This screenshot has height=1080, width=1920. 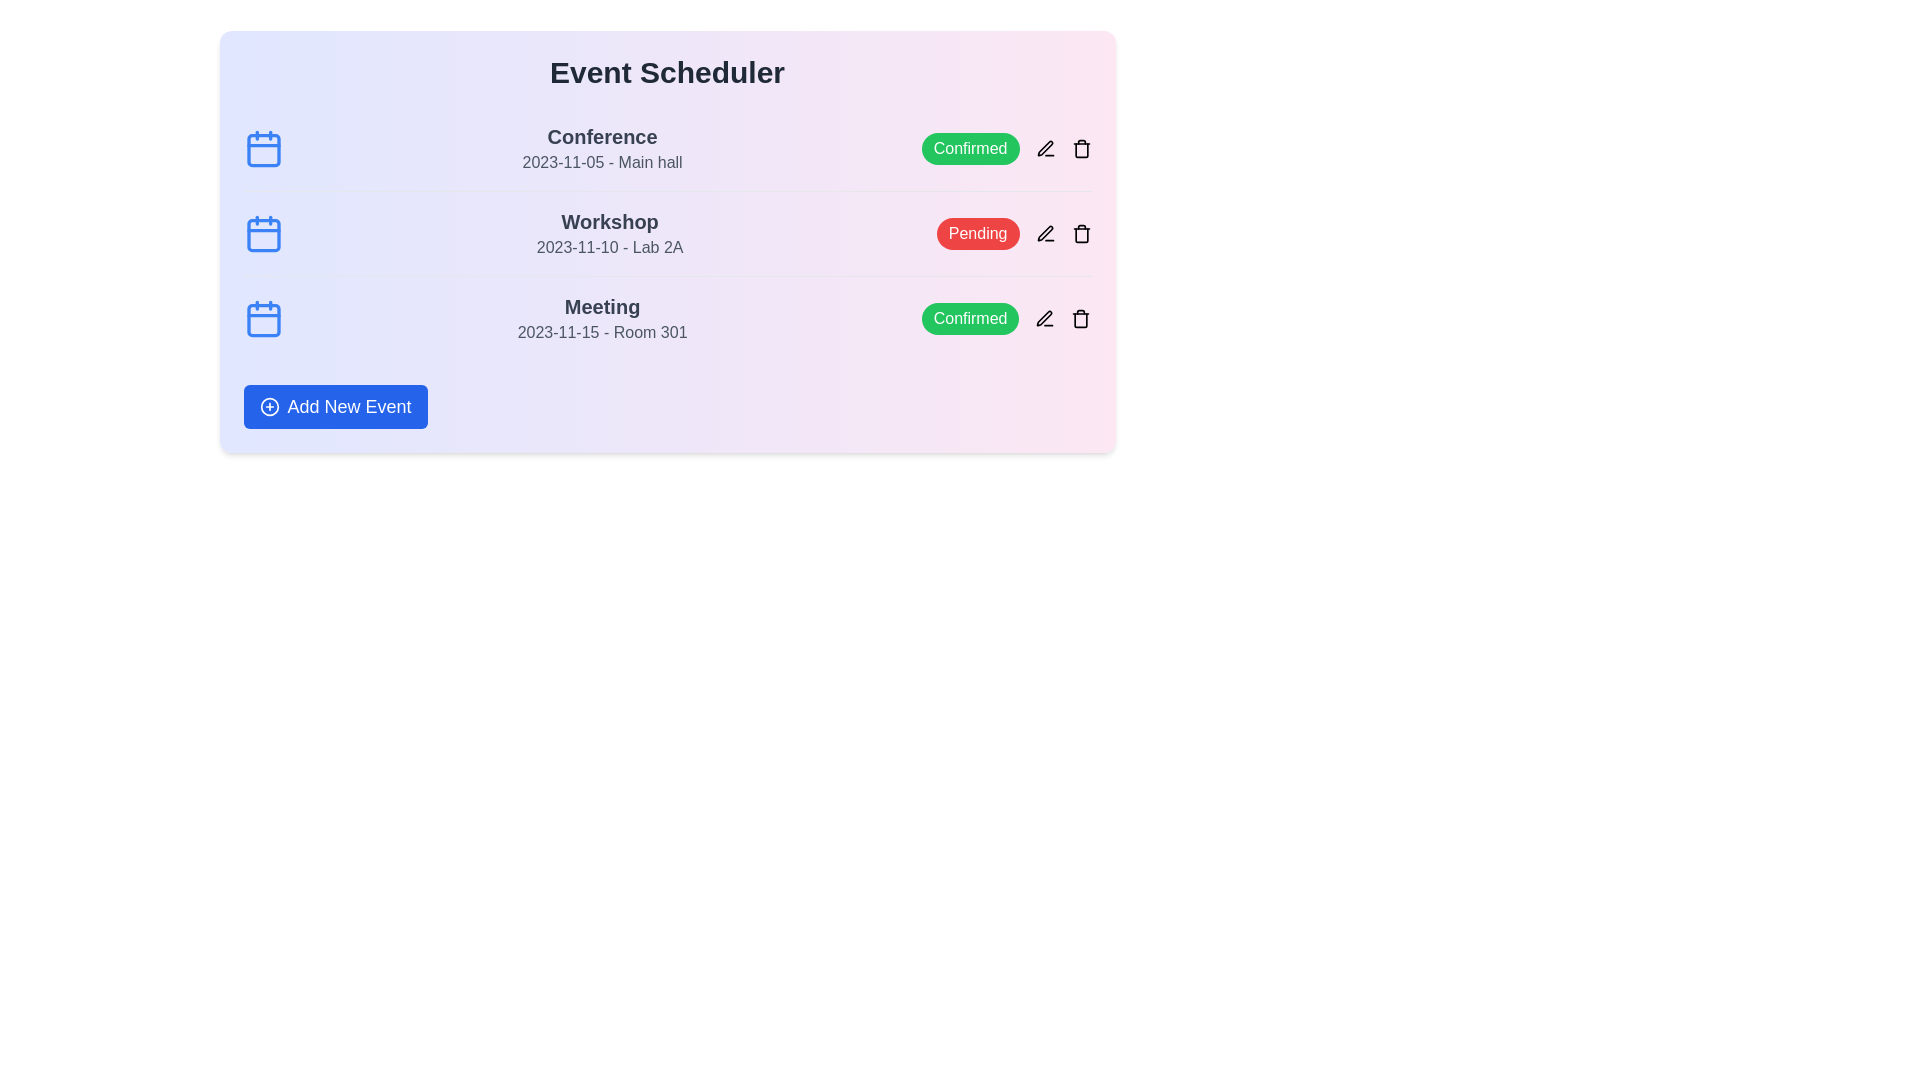 What do you see at coordinates (1080, 318) in the screenshot?
I see `the trash bin icon button at the end of the 'Meeting' row` at bounding box center [1080, 318].